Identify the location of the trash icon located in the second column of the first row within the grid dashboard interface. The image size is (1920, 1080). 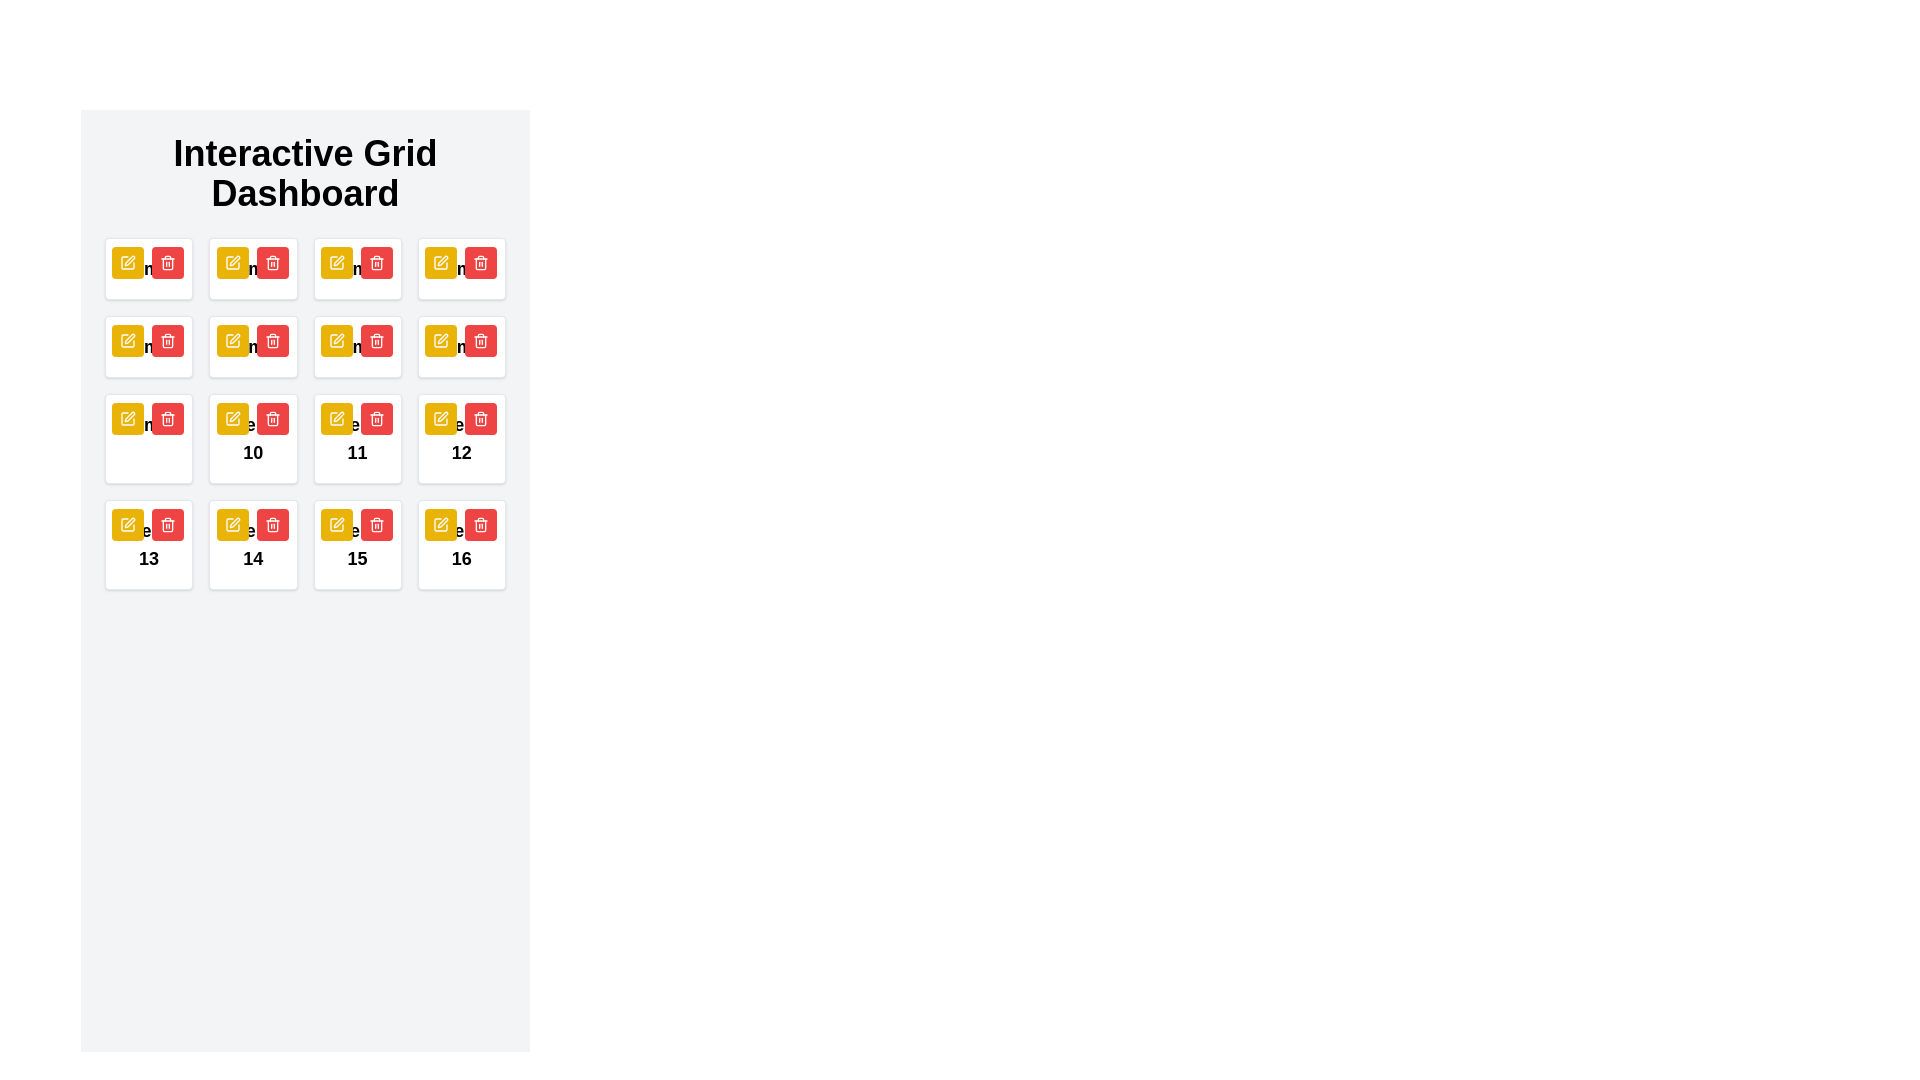
(168, 261).